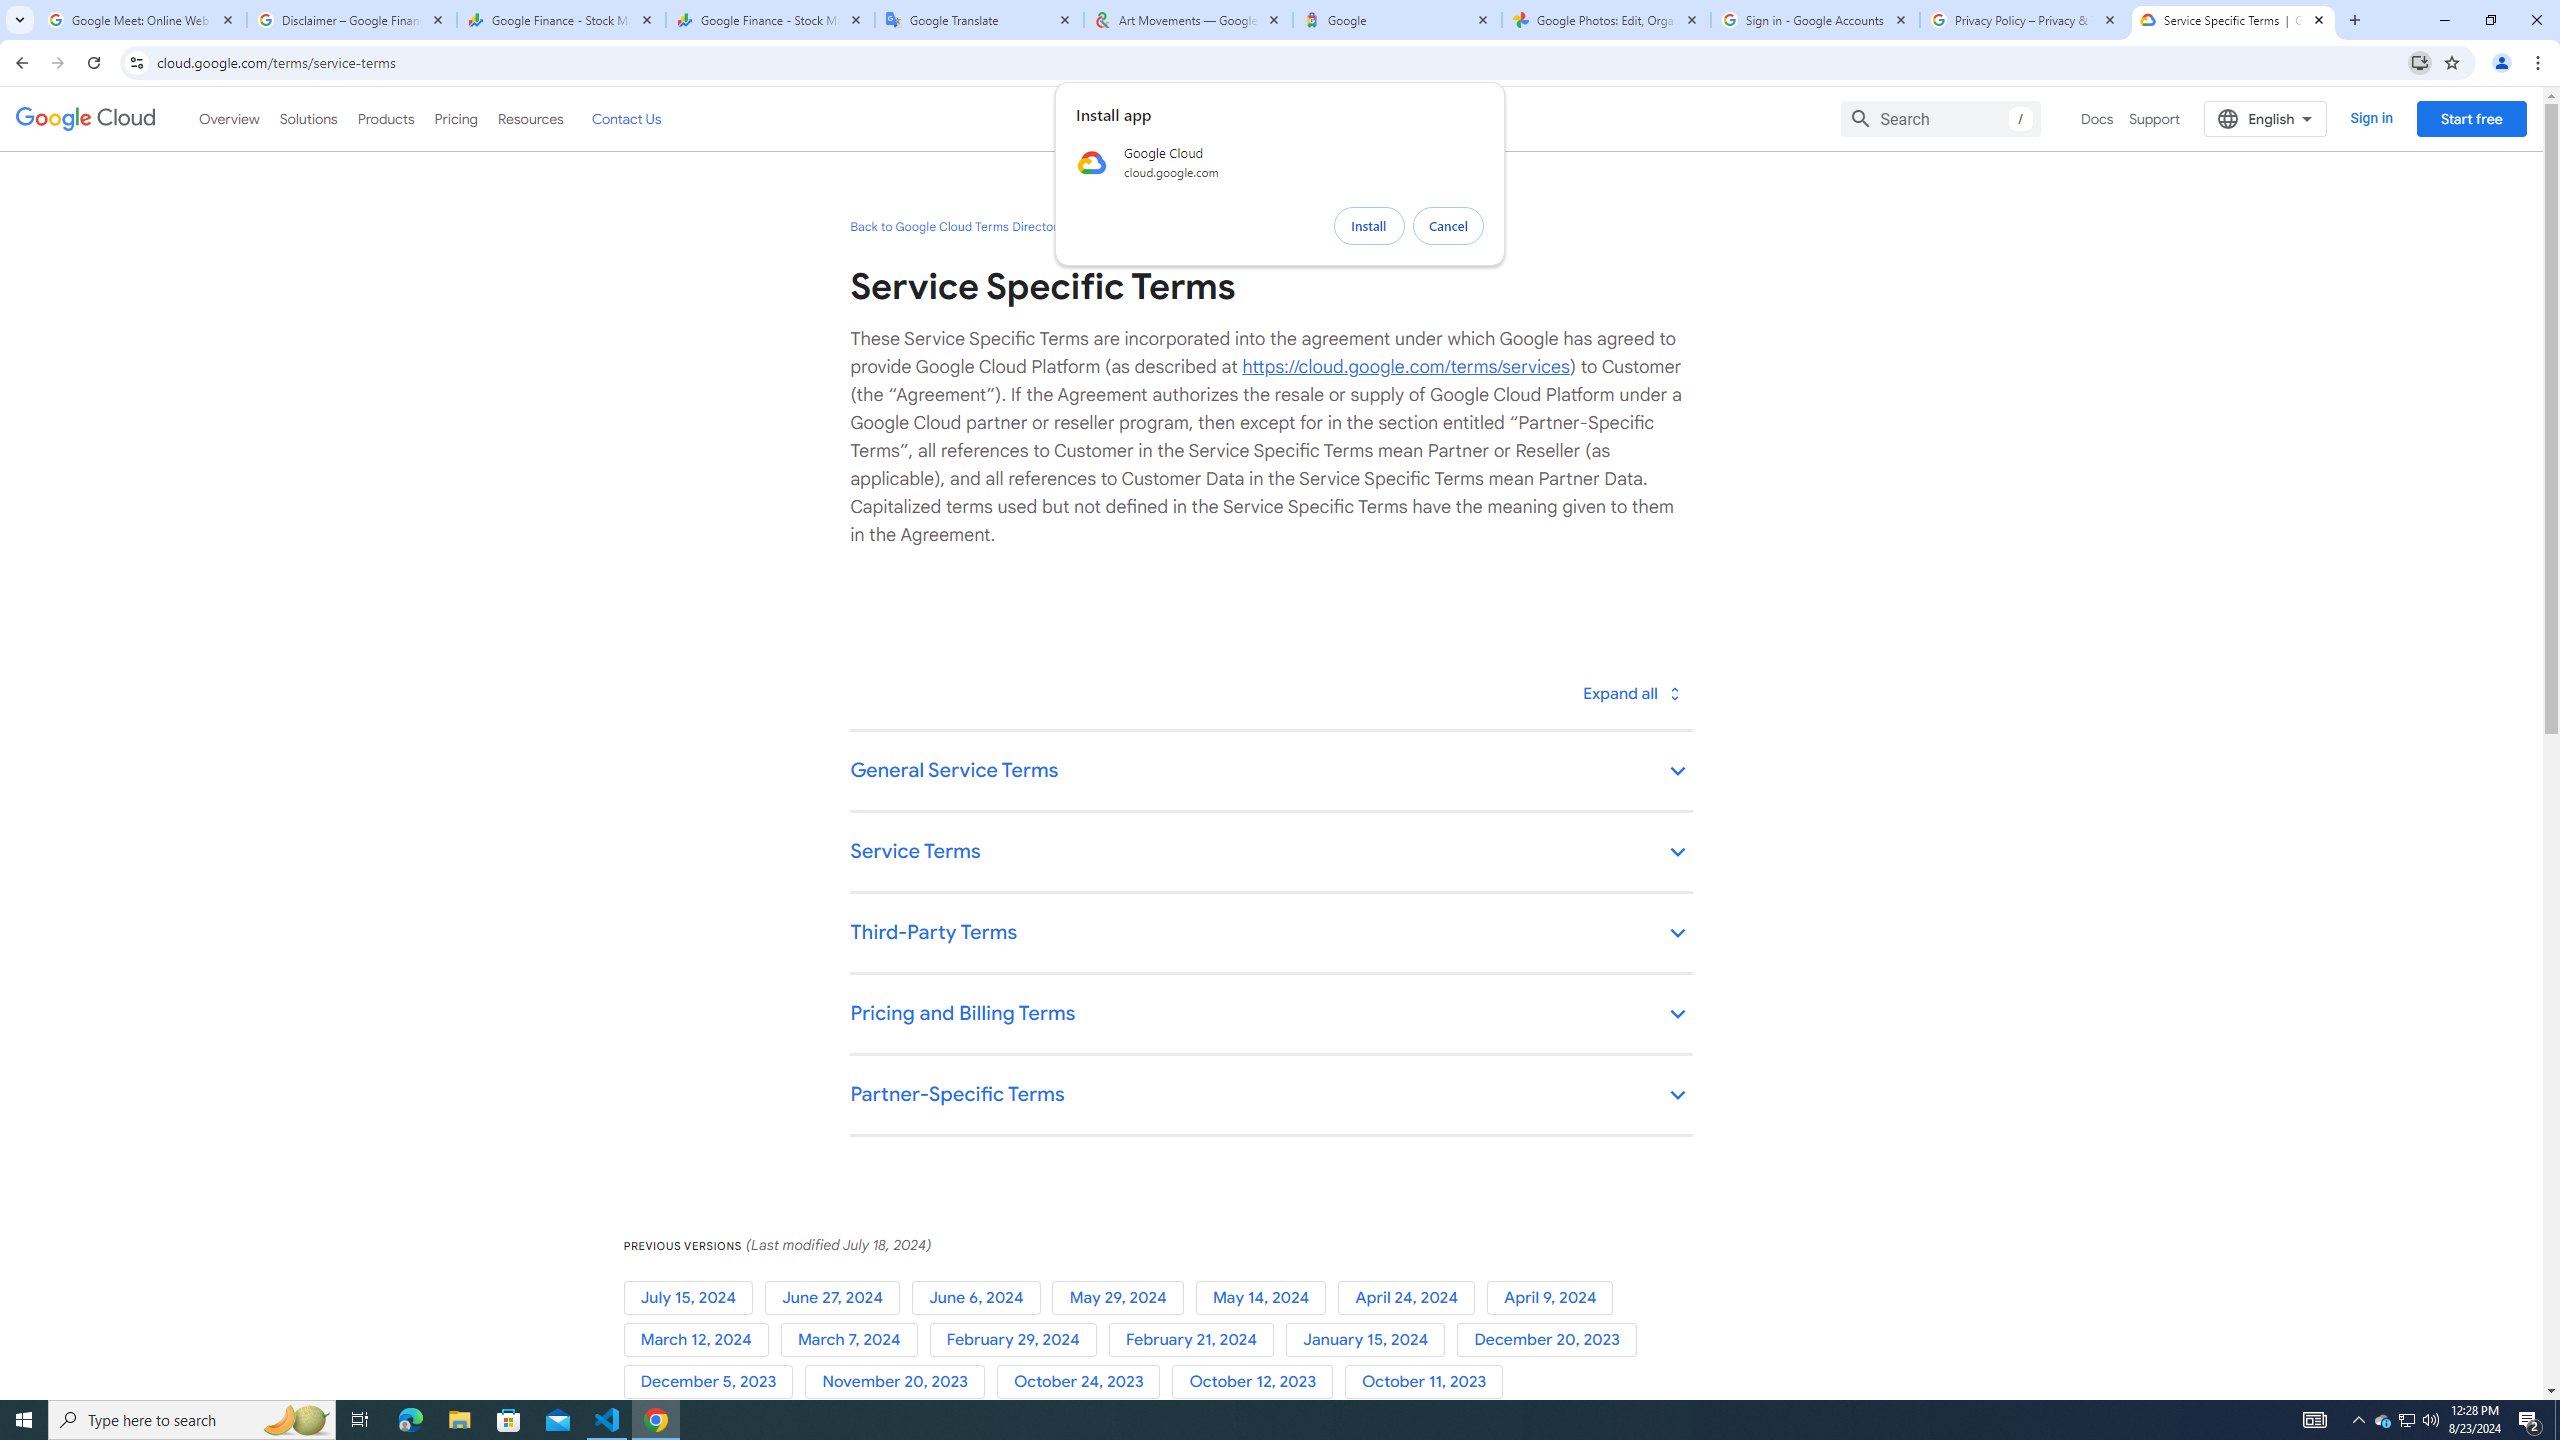  I want to click on 'June 27, 2024', so click(836, 1298).